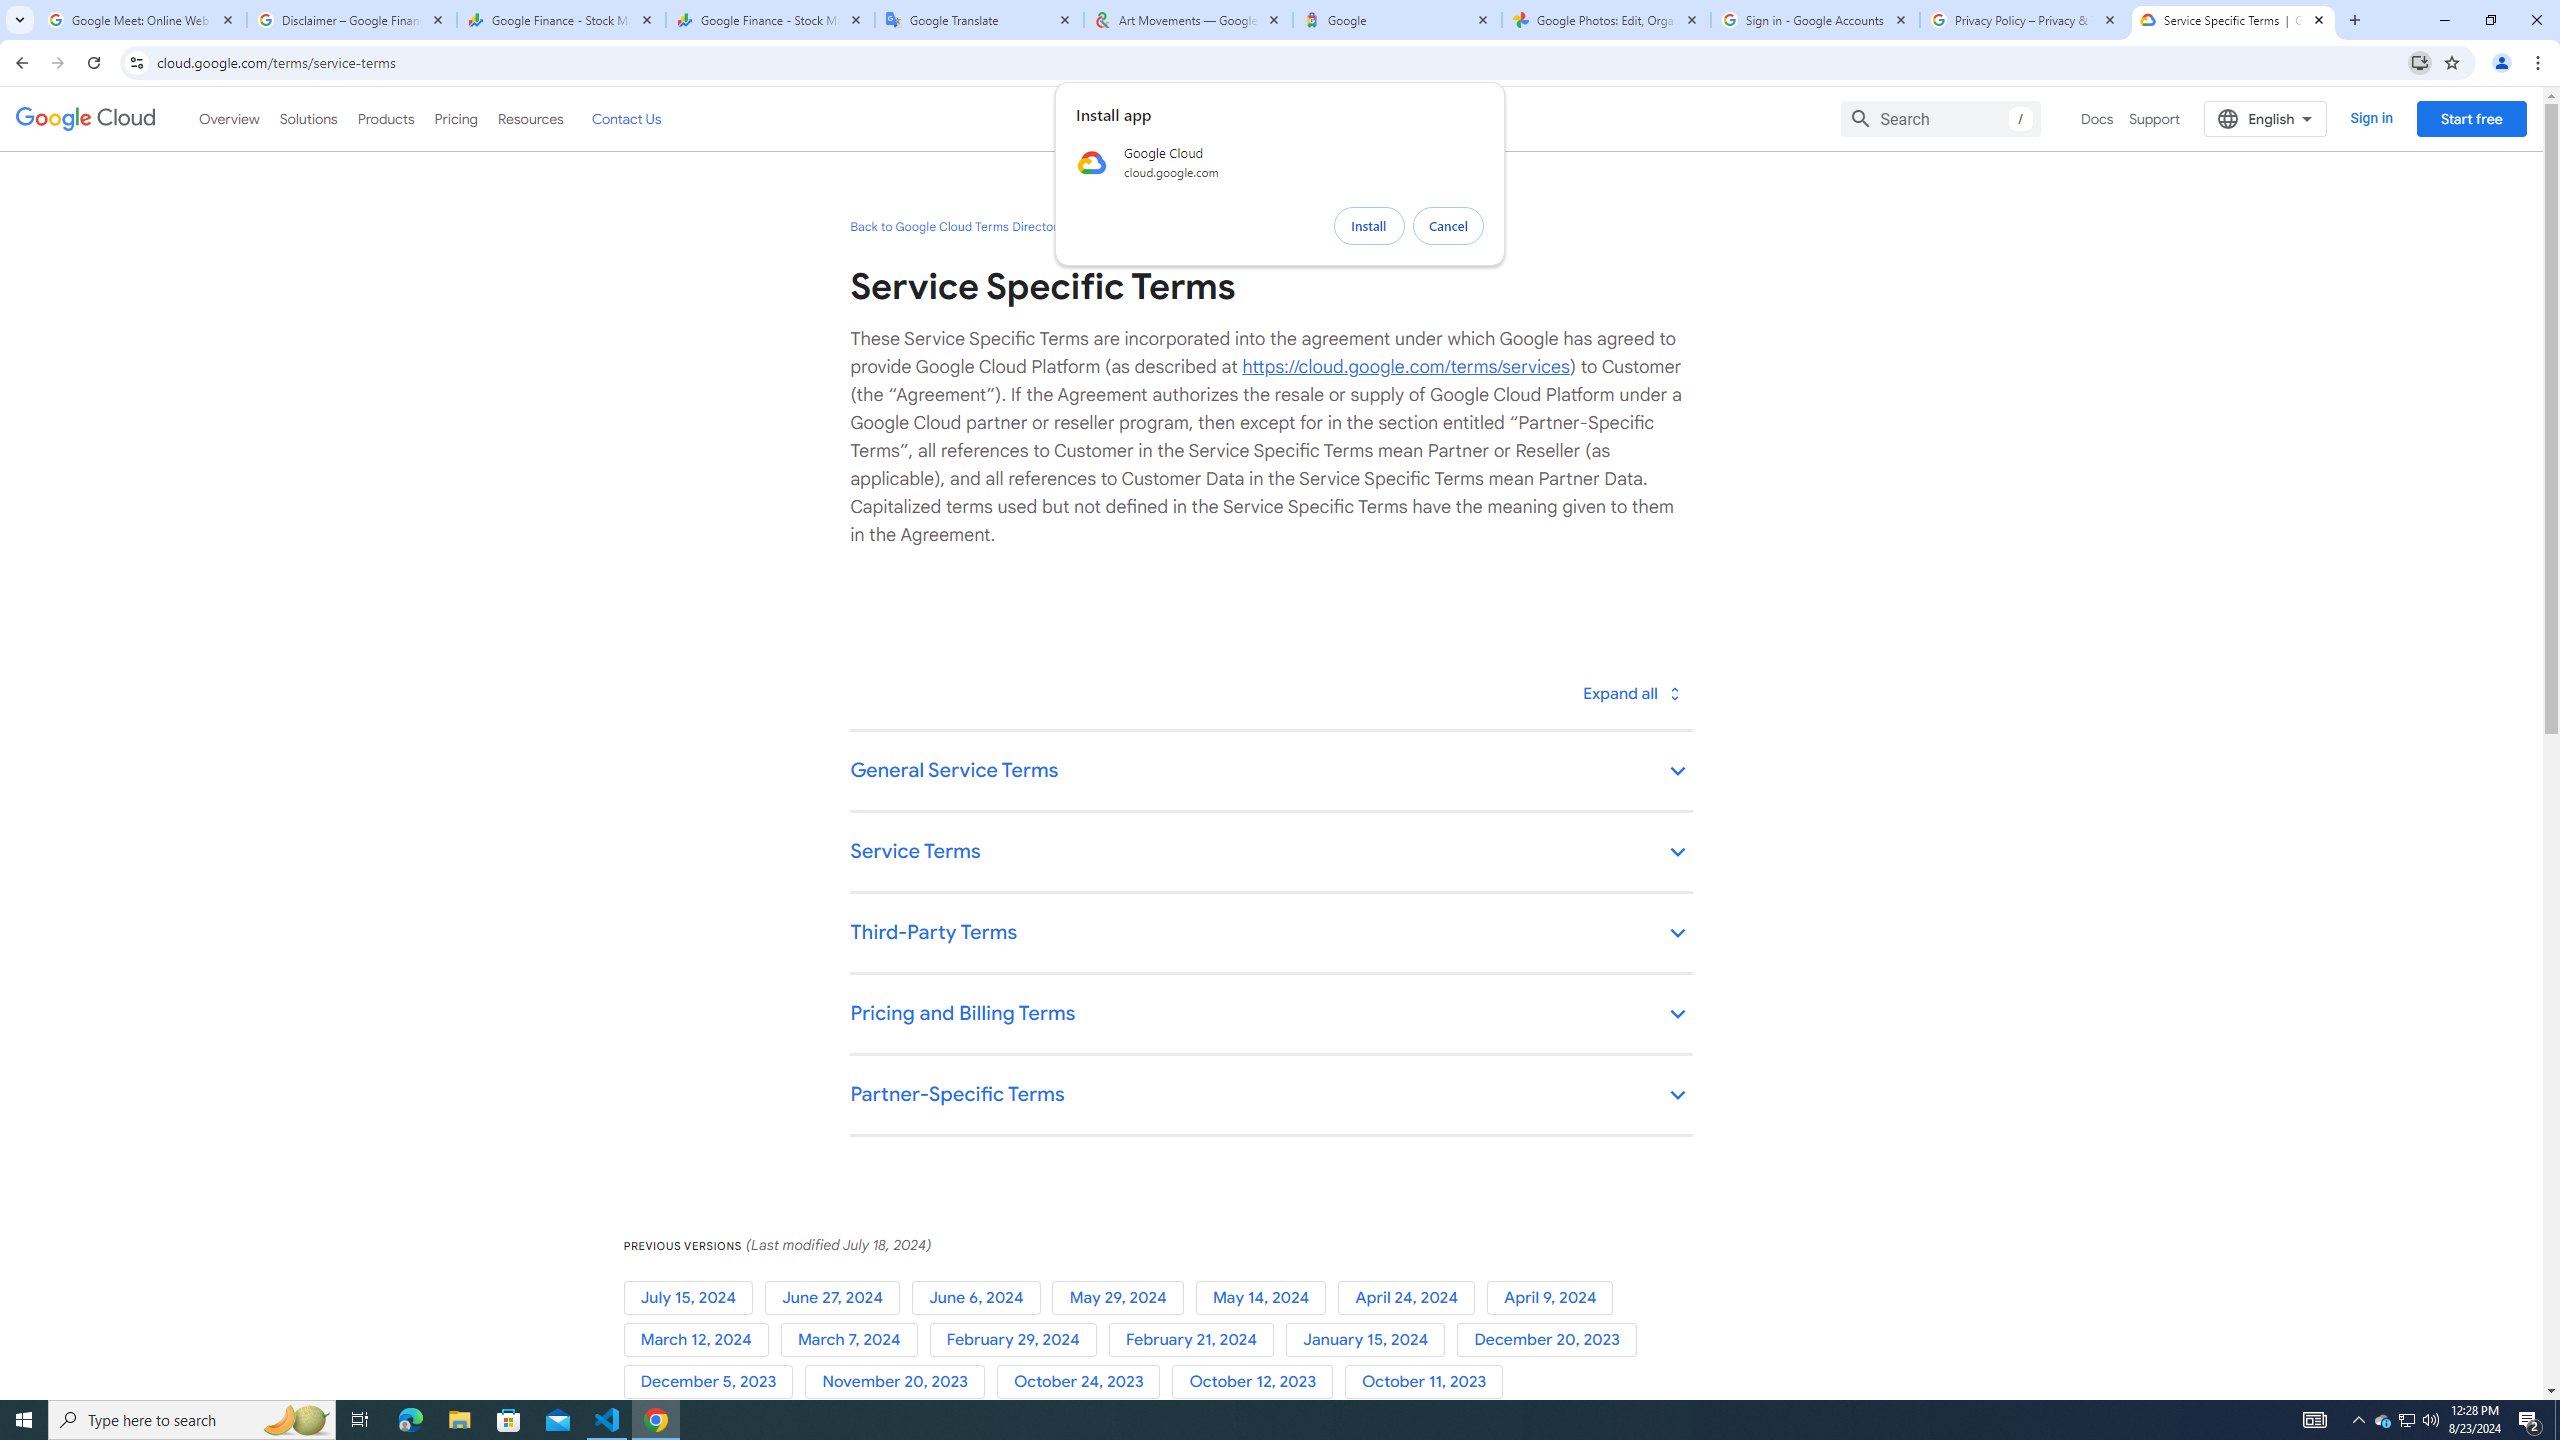  I want to click on 'June 27, 2024', so click(836, 1298).